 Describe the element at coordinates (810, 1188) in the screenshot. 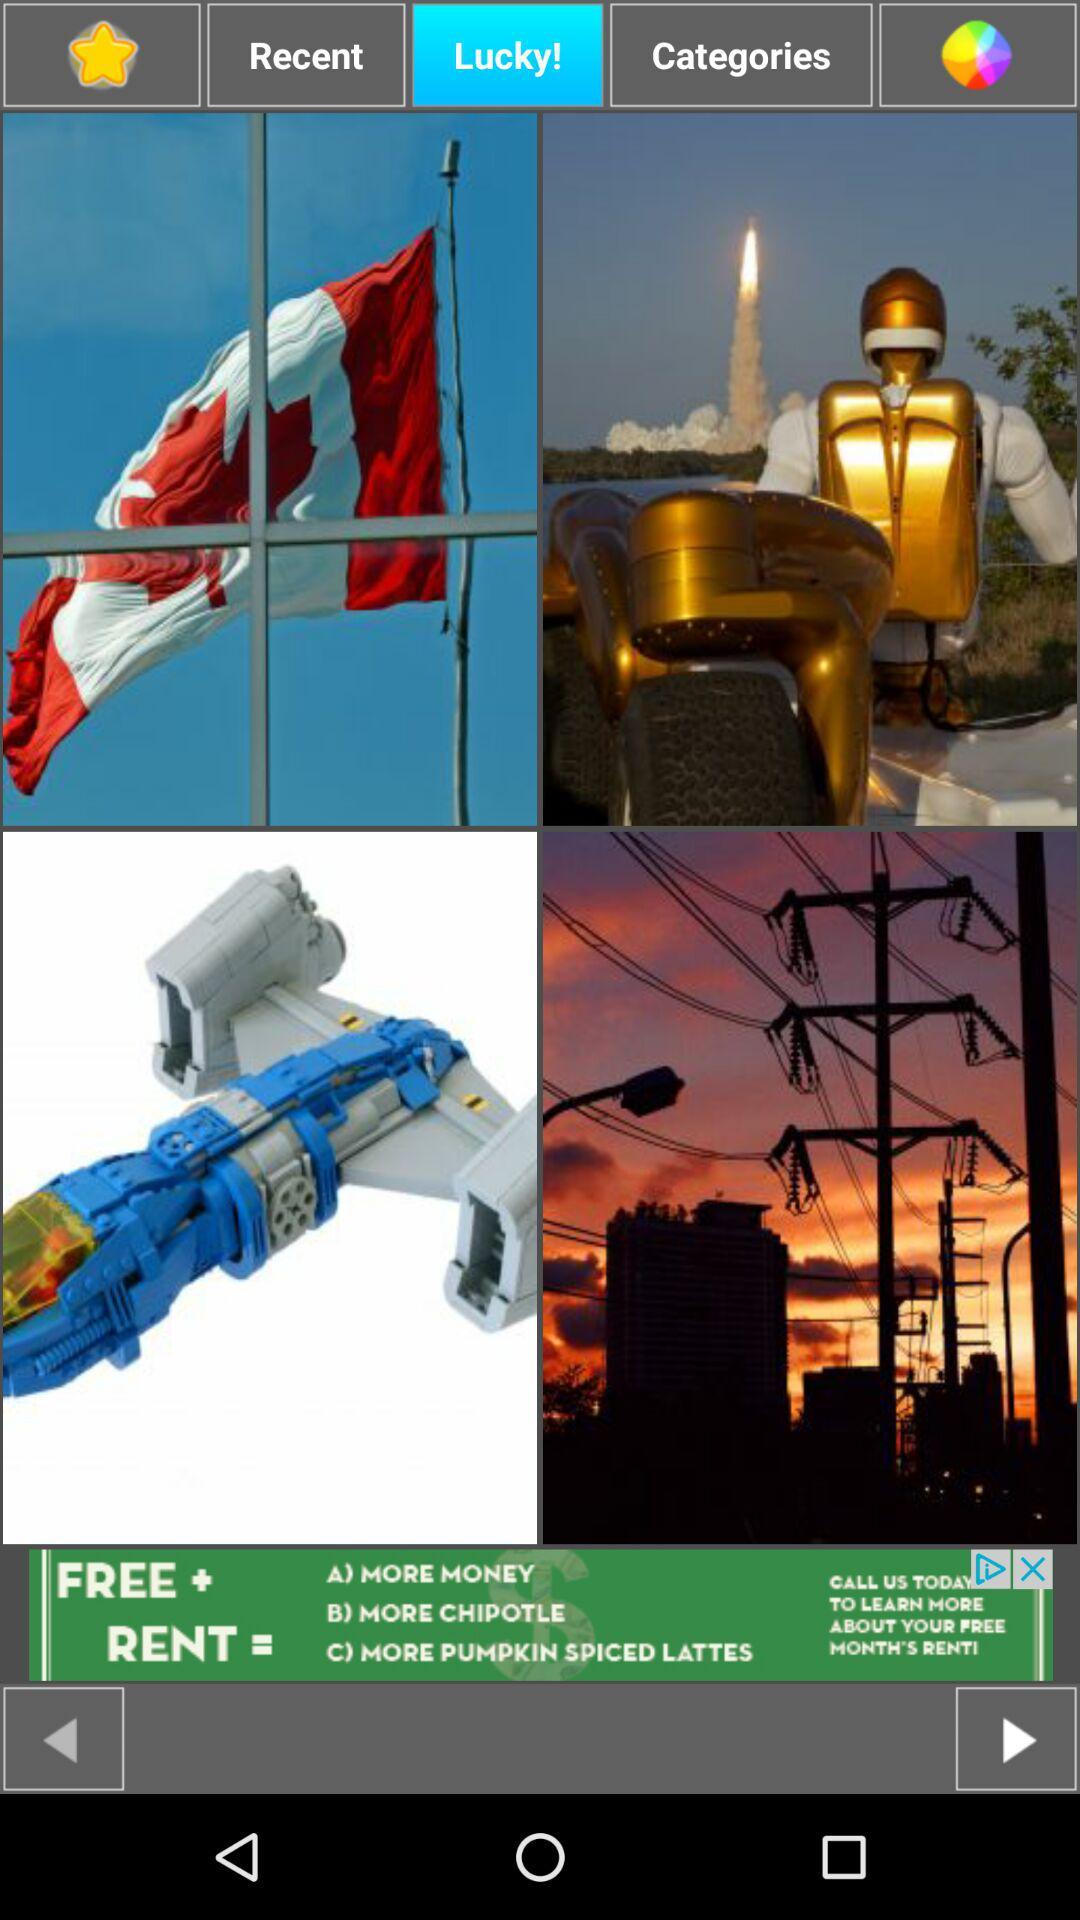

I see `the fourth image at the right side` at that location.